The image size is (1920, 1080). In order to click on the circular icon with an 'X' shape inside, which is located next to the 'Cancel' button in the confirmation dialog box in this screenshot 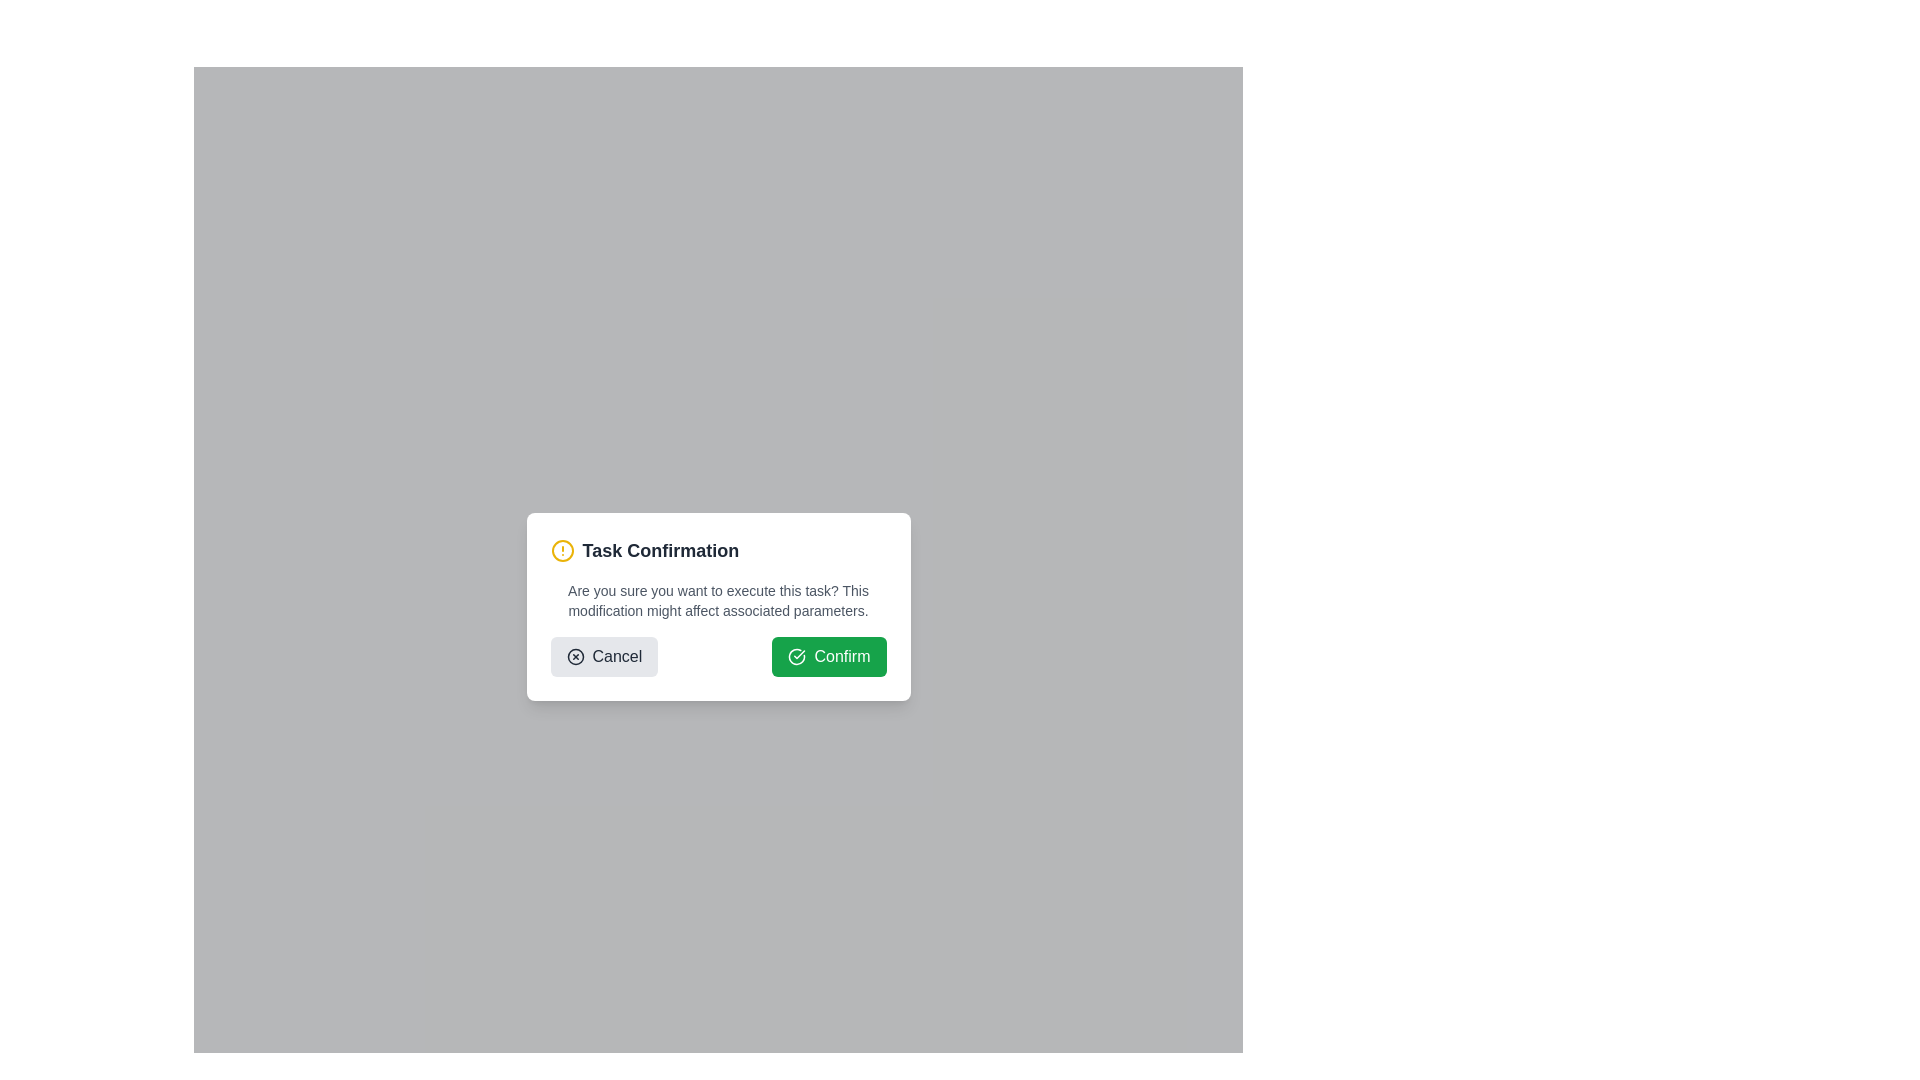, I will do `click(574, 656)`.